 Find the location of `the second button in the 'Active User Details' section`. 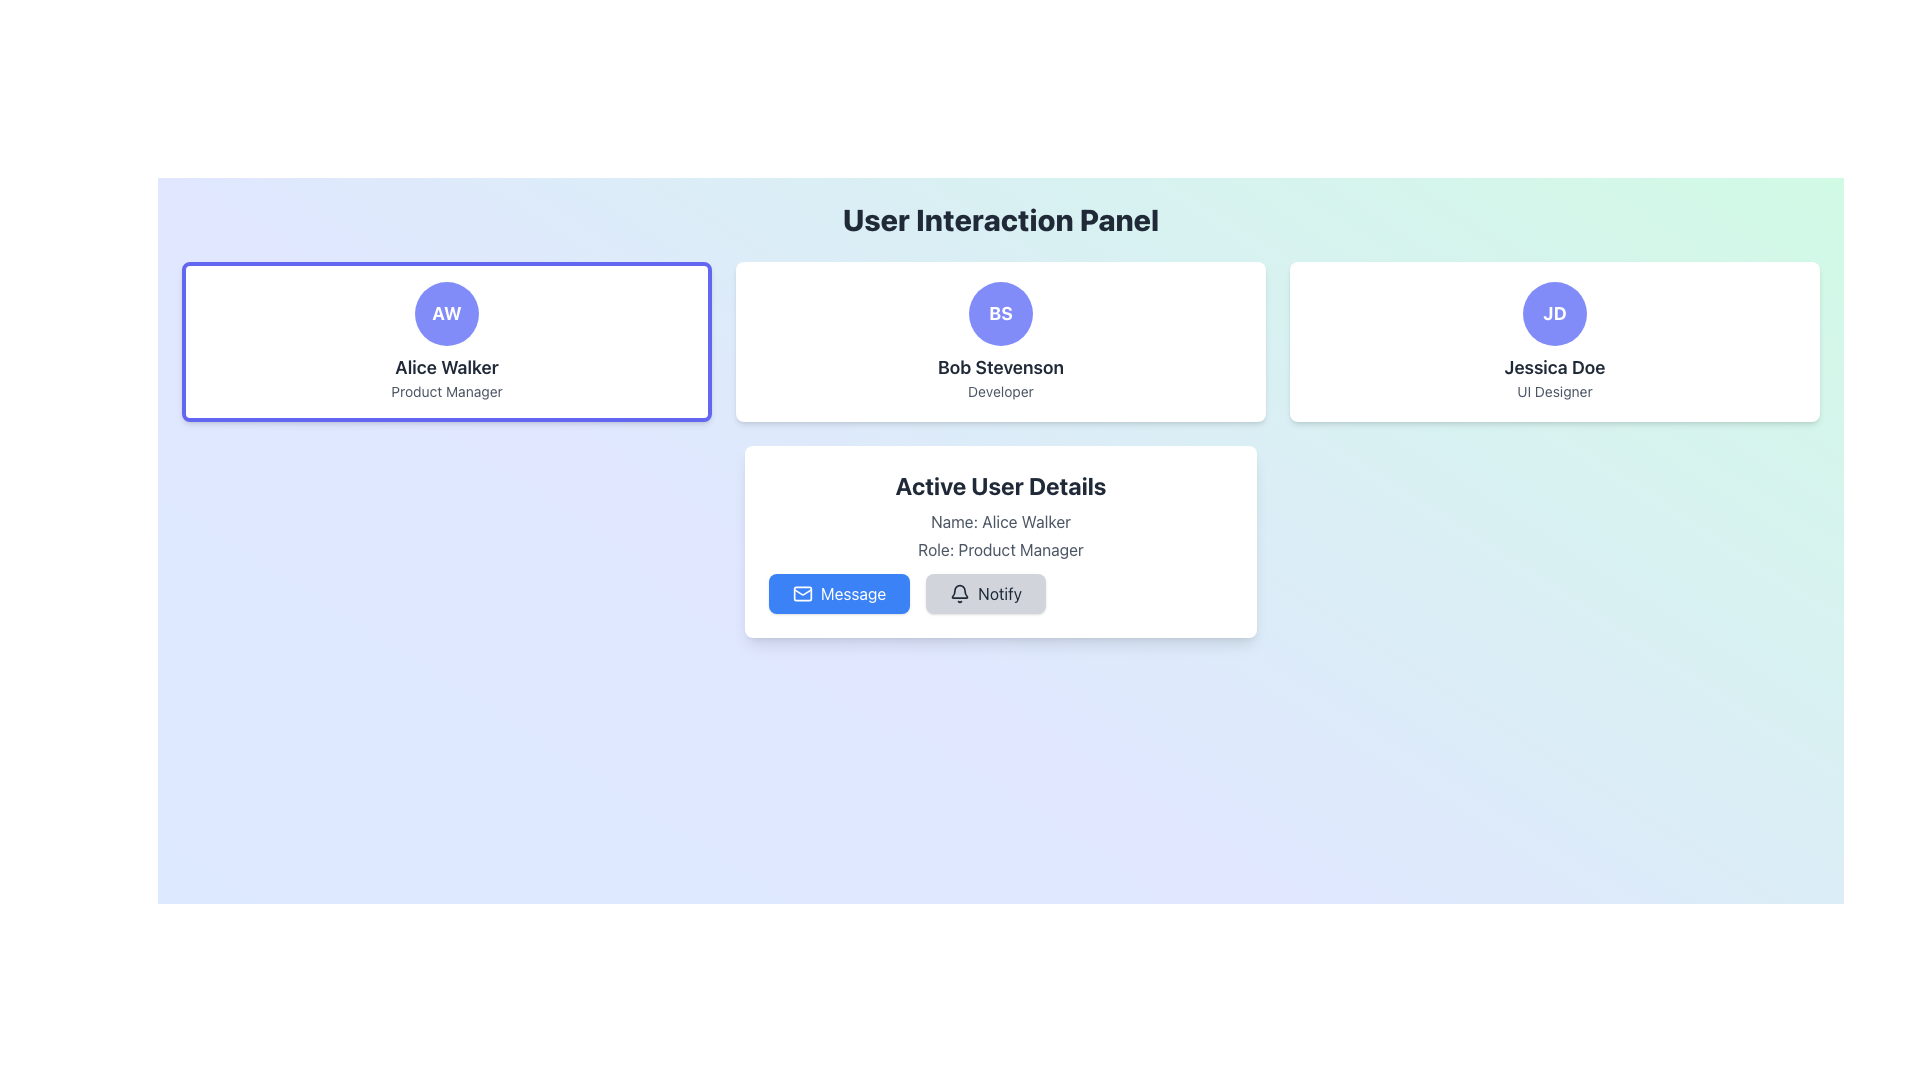

the second button in the 'Active User Details' section is located at coordinates (1001, 593).